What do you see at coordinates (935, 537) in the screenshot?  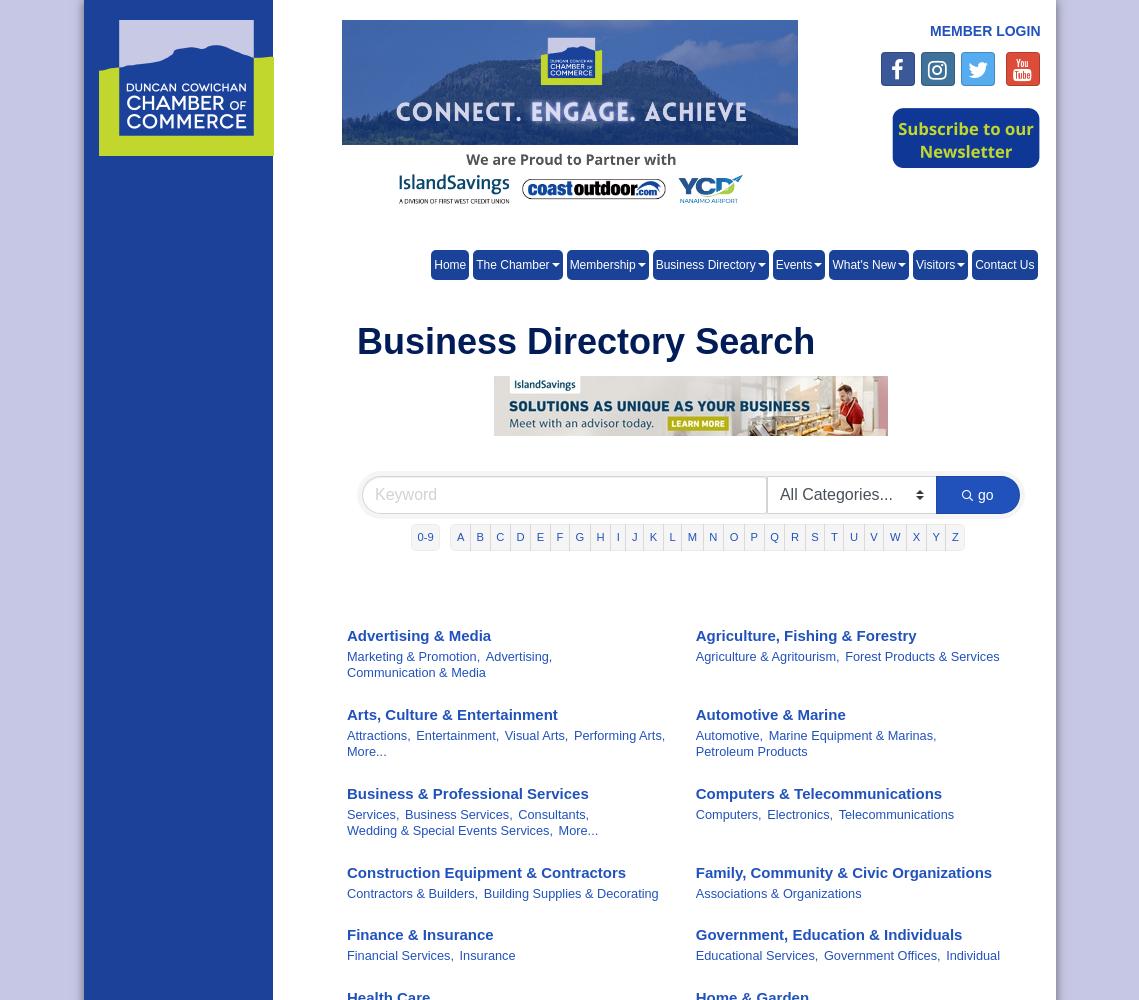 I see `'Y'` at bounding box center [935, 537].